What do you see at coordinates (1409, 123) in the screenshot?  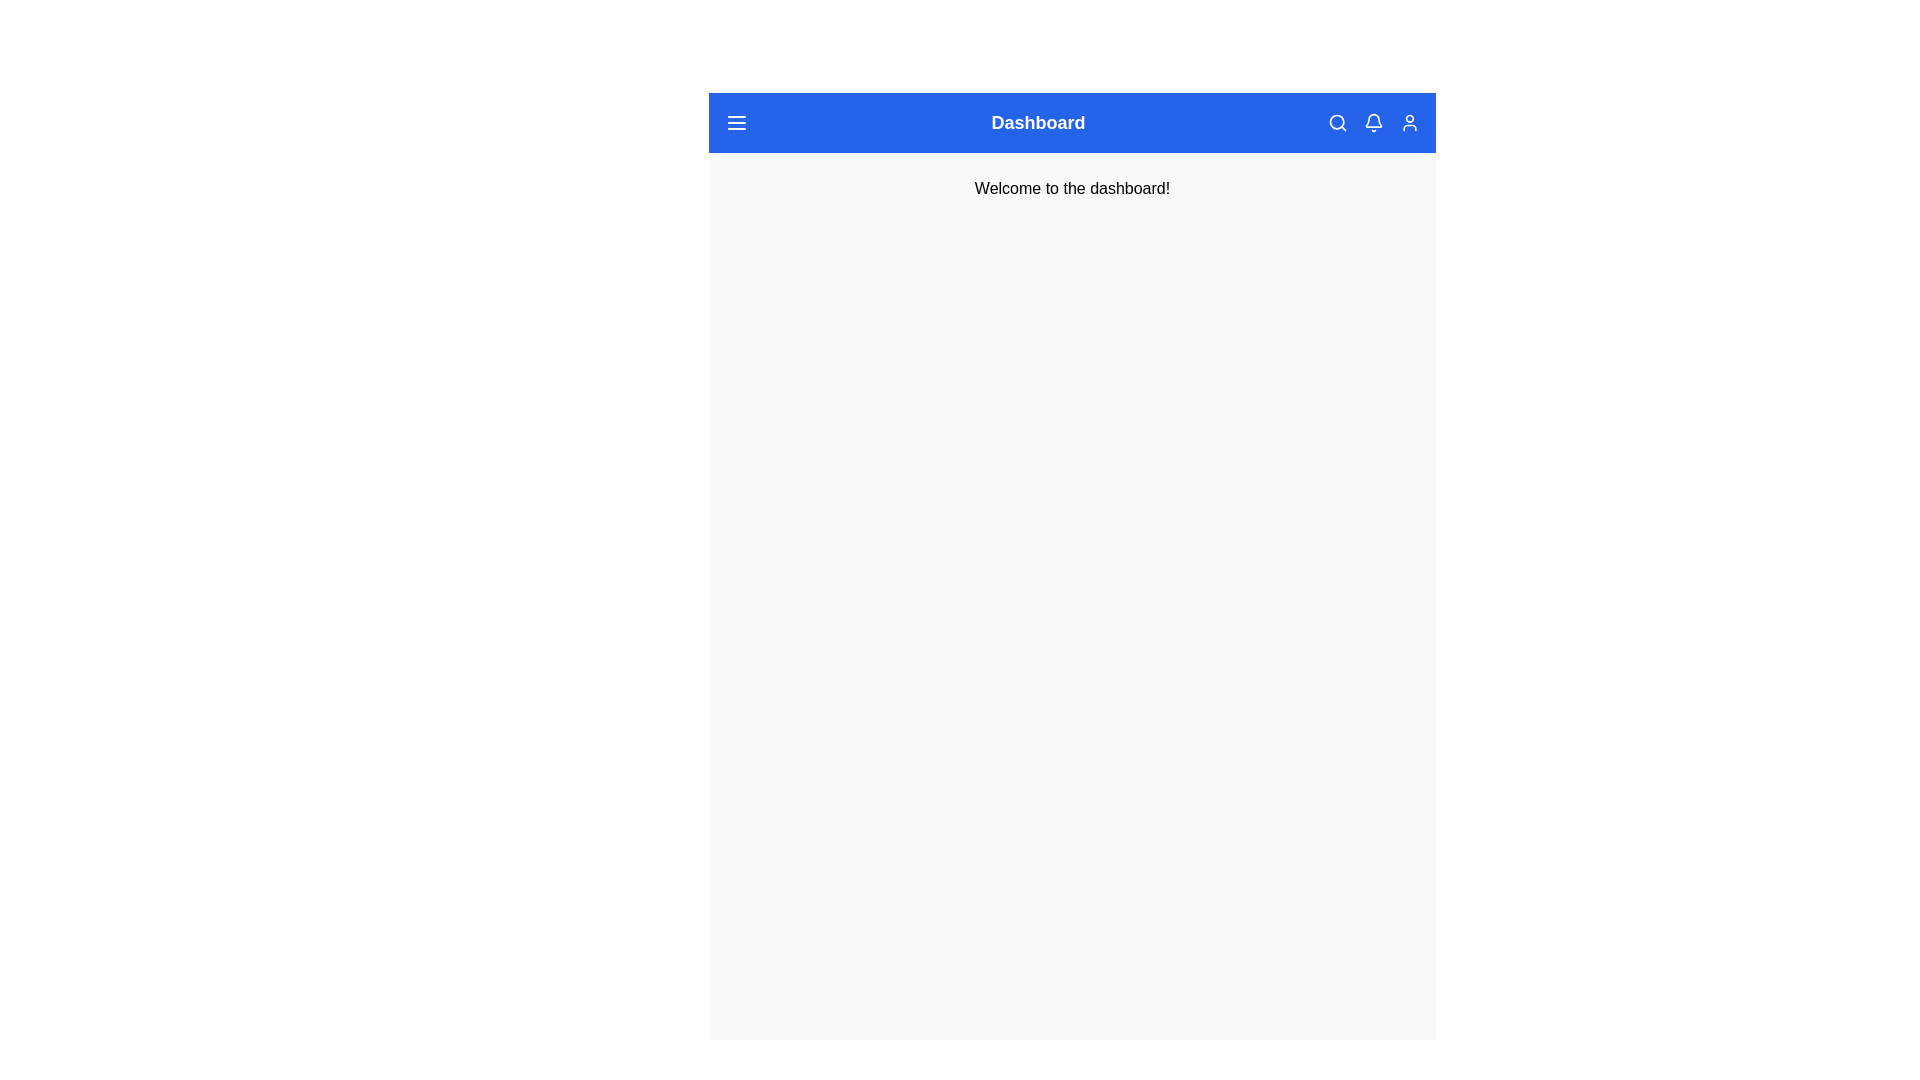 I see `the user profile icon button located at the top-right corner of the app bar` at bounding box center [1409, 123].